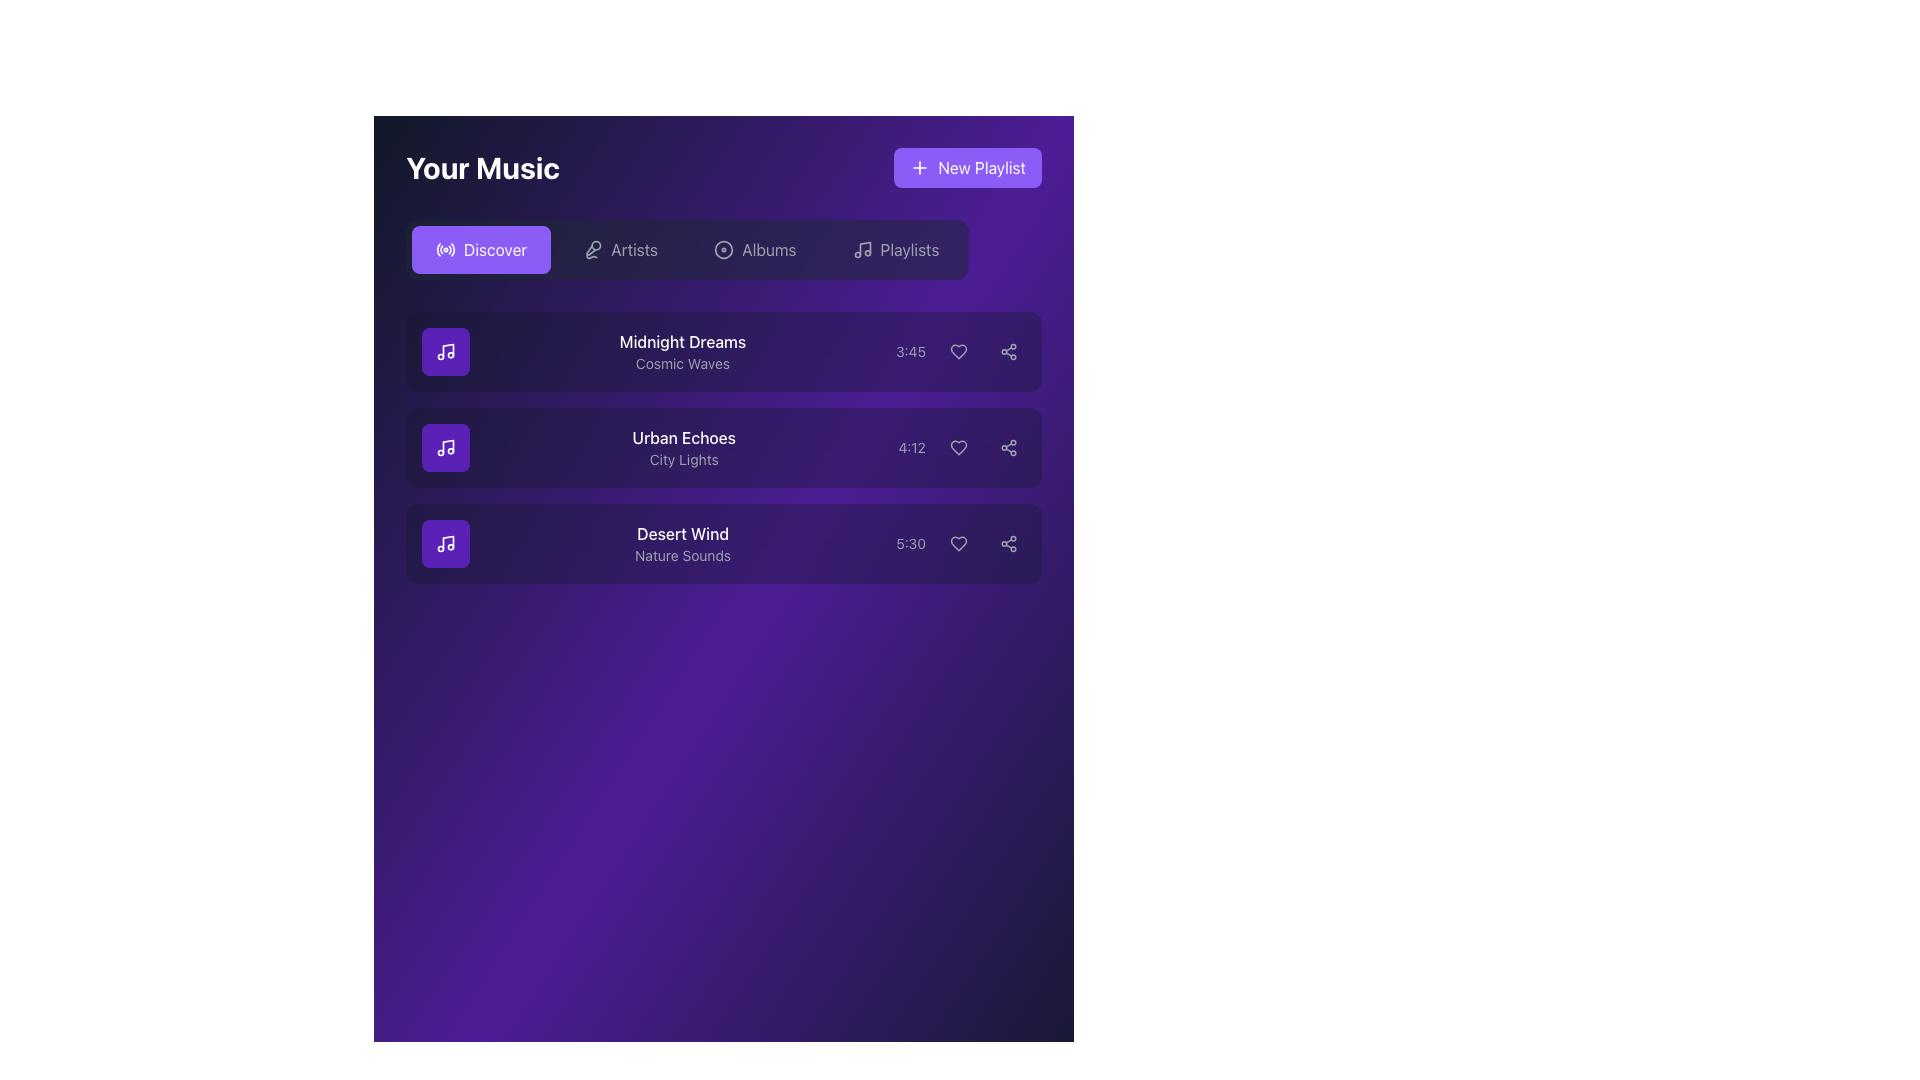  Describe the element at coordinates (723, 446) in the screenshot. I see `the 'Urban Echoes' song entry` at that location.